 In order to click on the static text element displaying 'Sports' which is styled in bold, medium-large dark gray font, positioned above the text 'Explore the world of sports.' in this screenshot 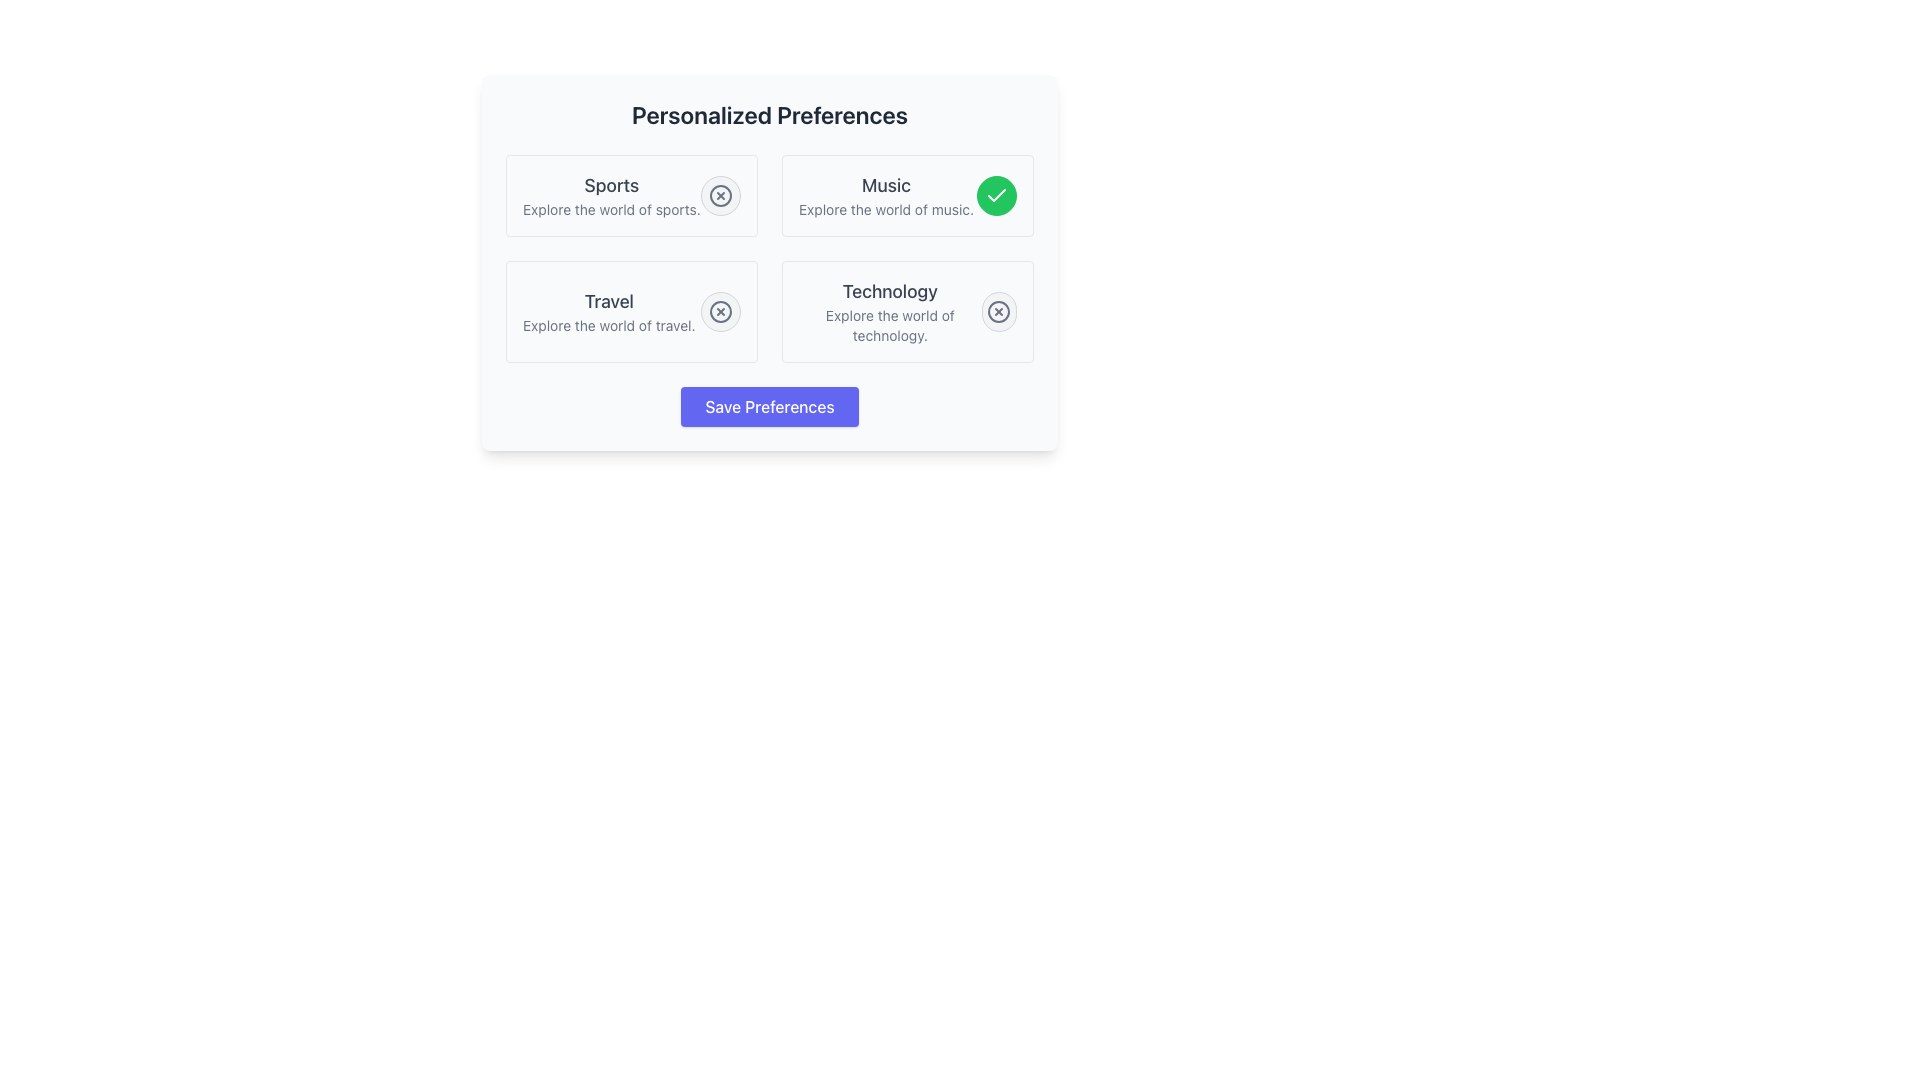, I will do `click(610, 185)`.